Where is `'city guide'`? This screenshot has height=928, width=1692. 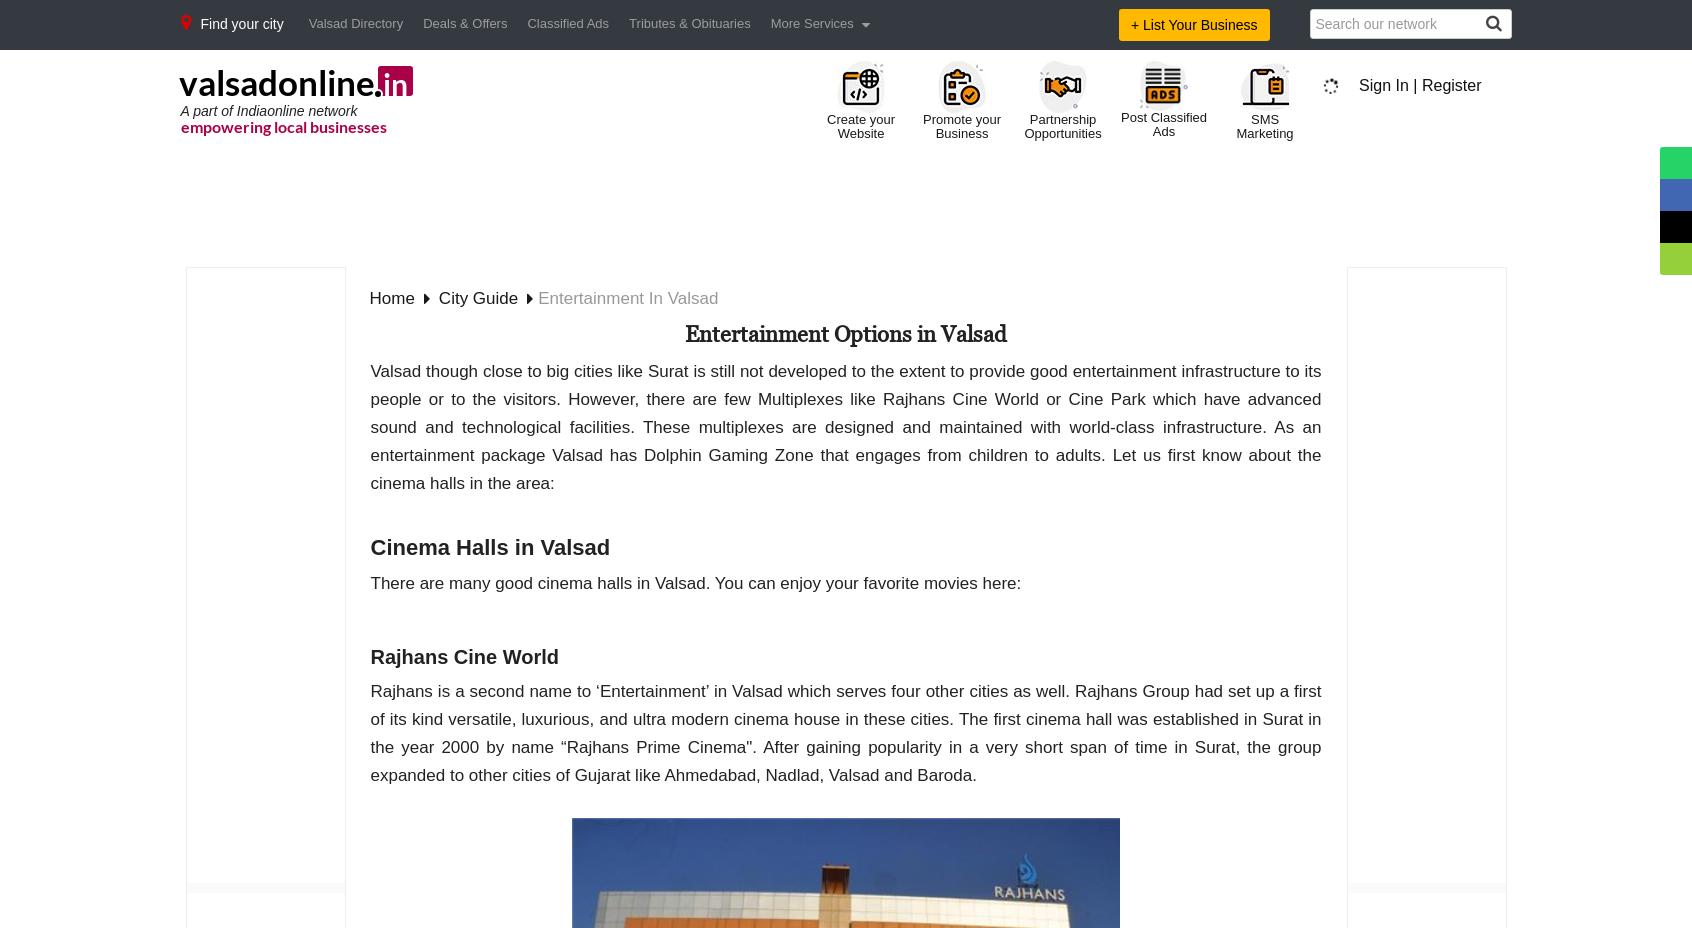
'city guide' is located at coordinates (476, 297).